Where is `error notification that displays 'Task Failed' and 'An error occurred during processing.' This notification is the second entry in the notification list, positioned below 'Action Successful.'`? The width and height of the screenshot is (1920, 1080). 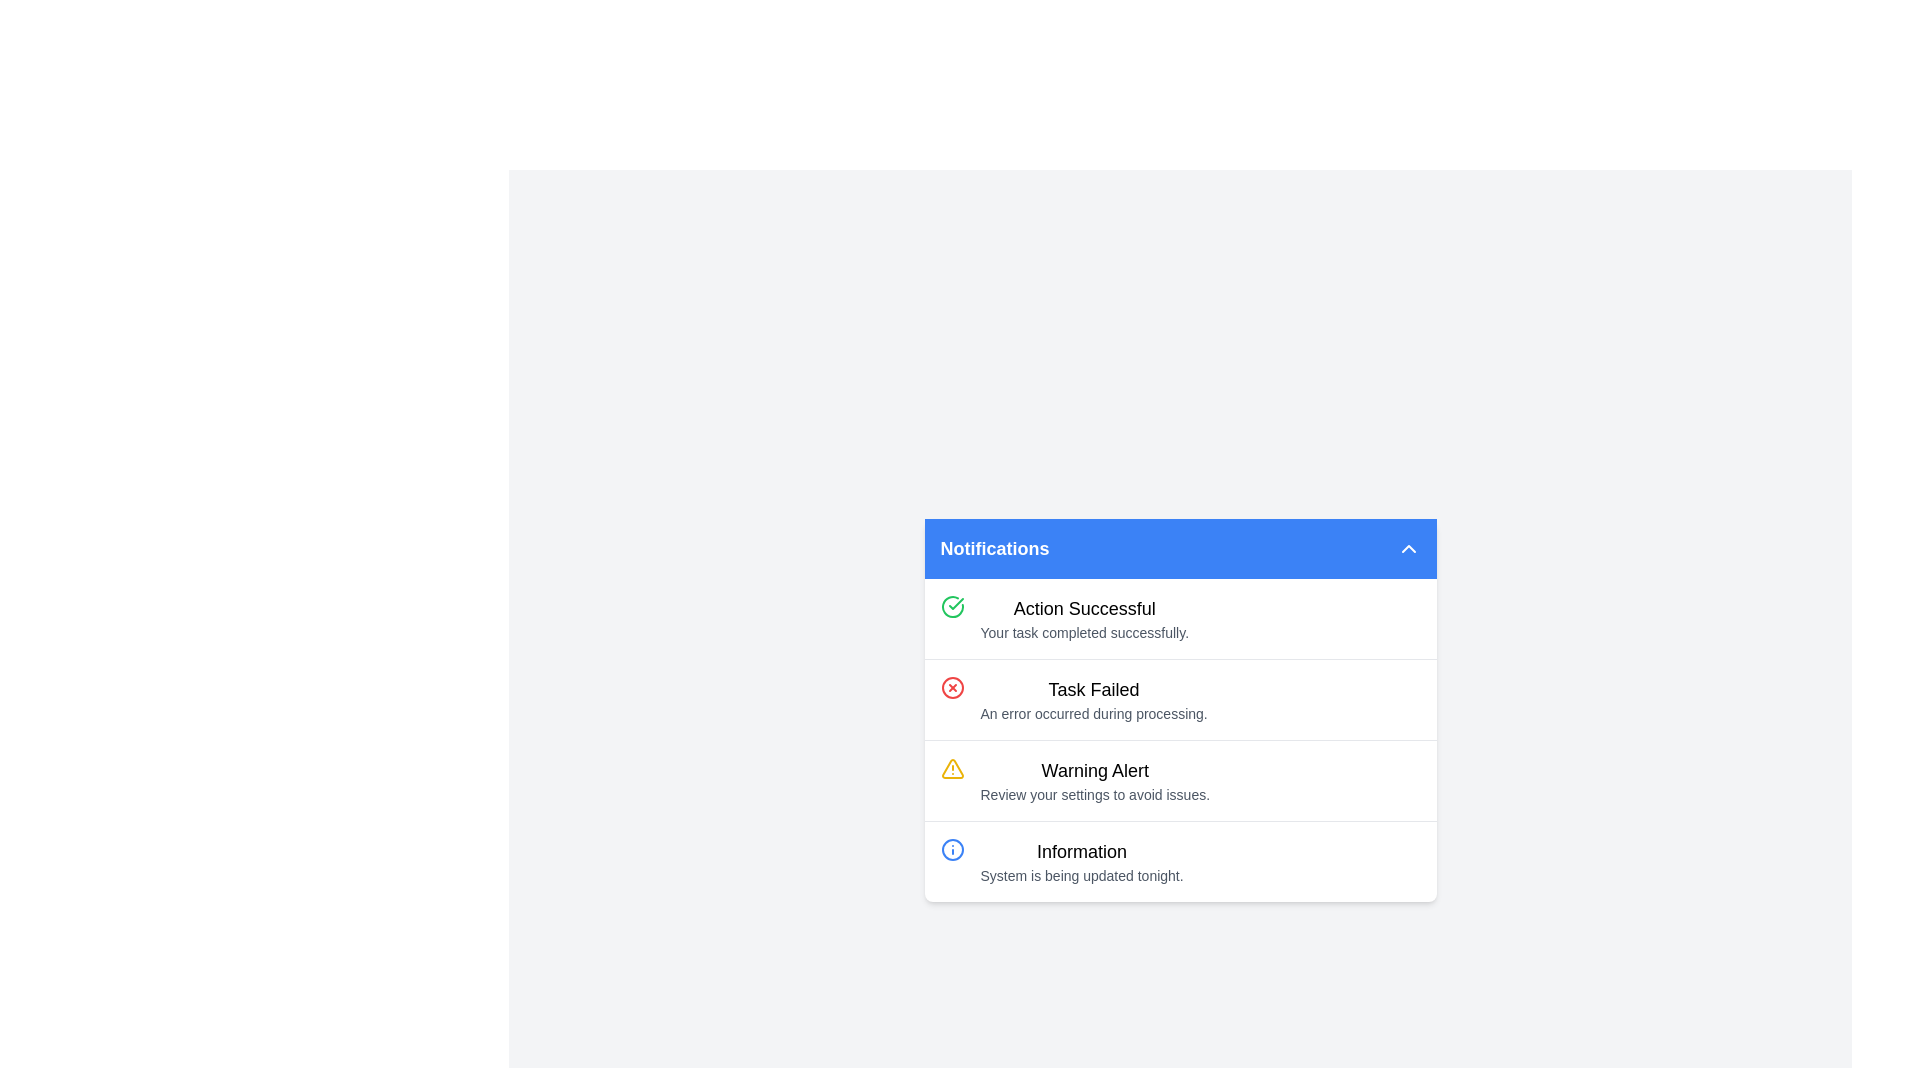
error notification that displays 'Task Failed' and 'An error occurred during processing.' This notification is the second entry in the notification list, positioned below 'Action Successful.' is located at coordinates (1180, 697).